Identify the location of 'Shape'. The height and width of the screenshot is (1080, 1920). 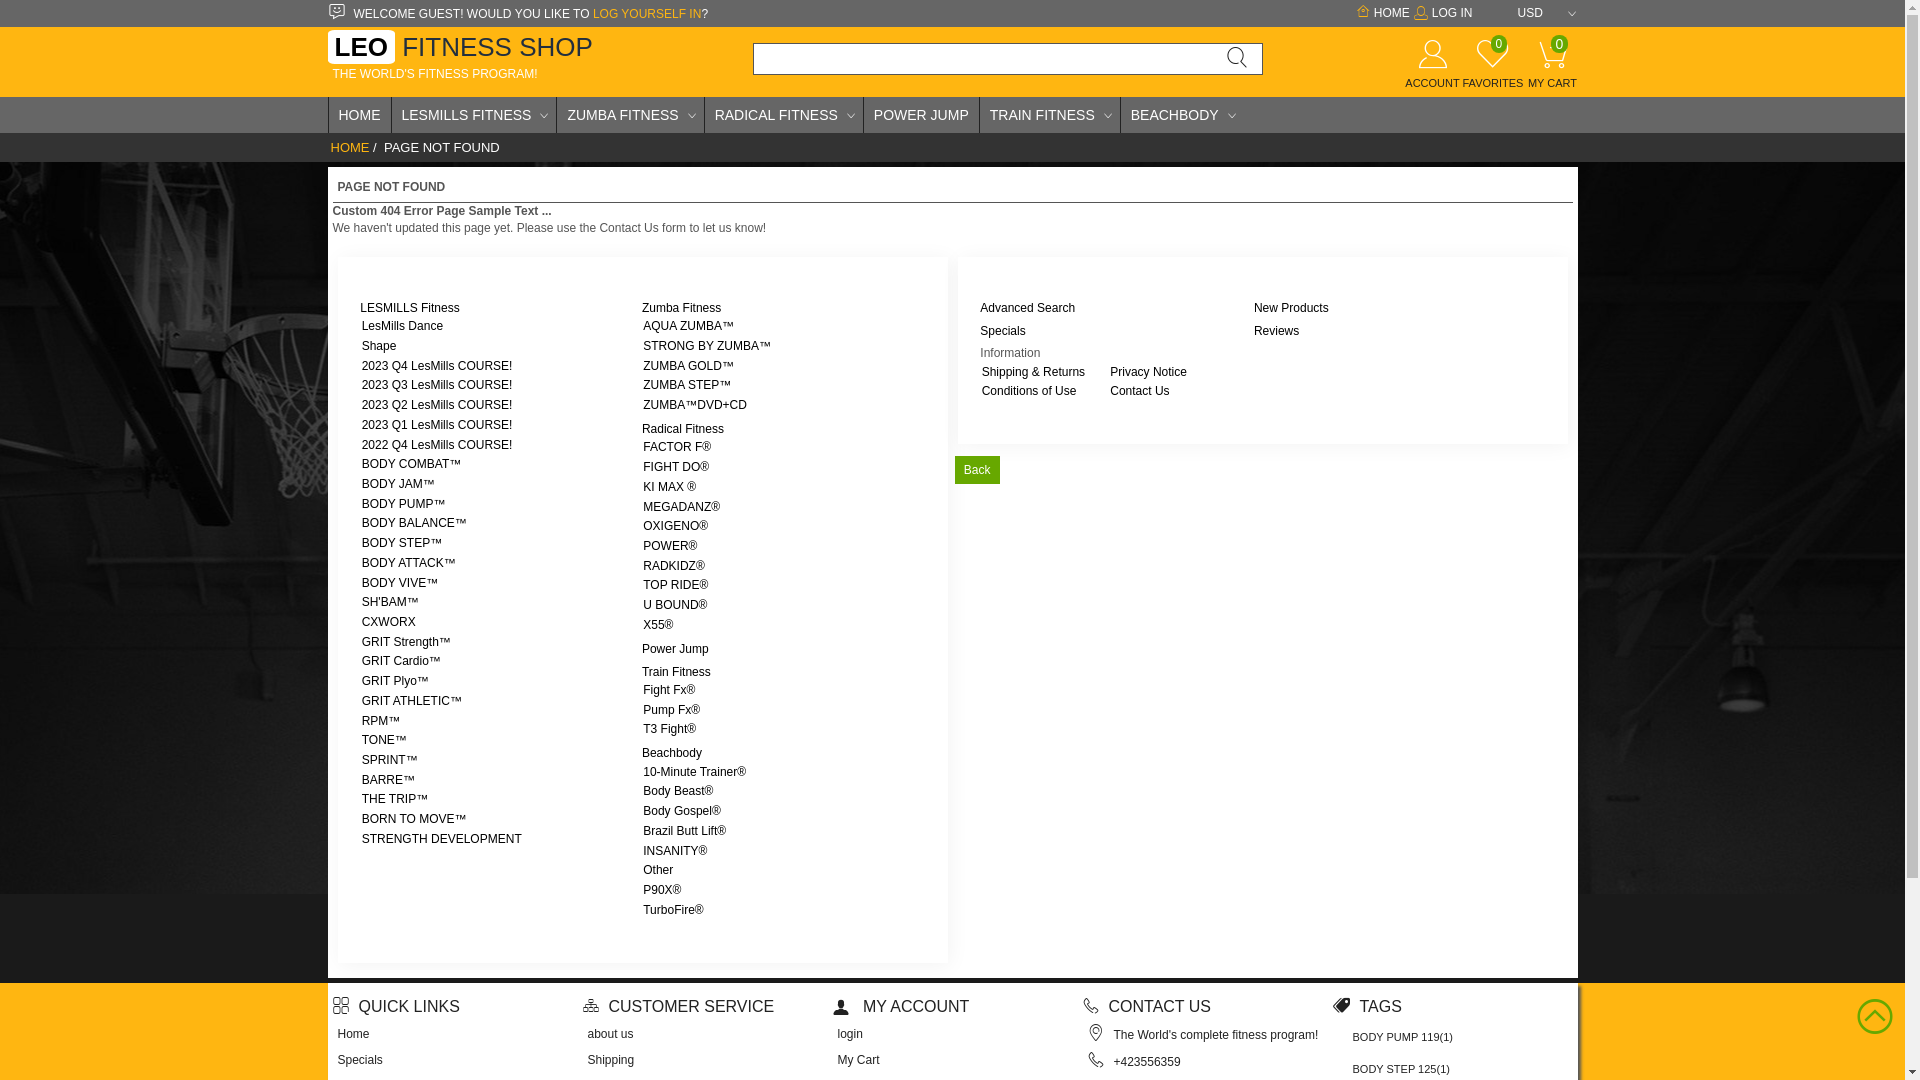
(379, 345).